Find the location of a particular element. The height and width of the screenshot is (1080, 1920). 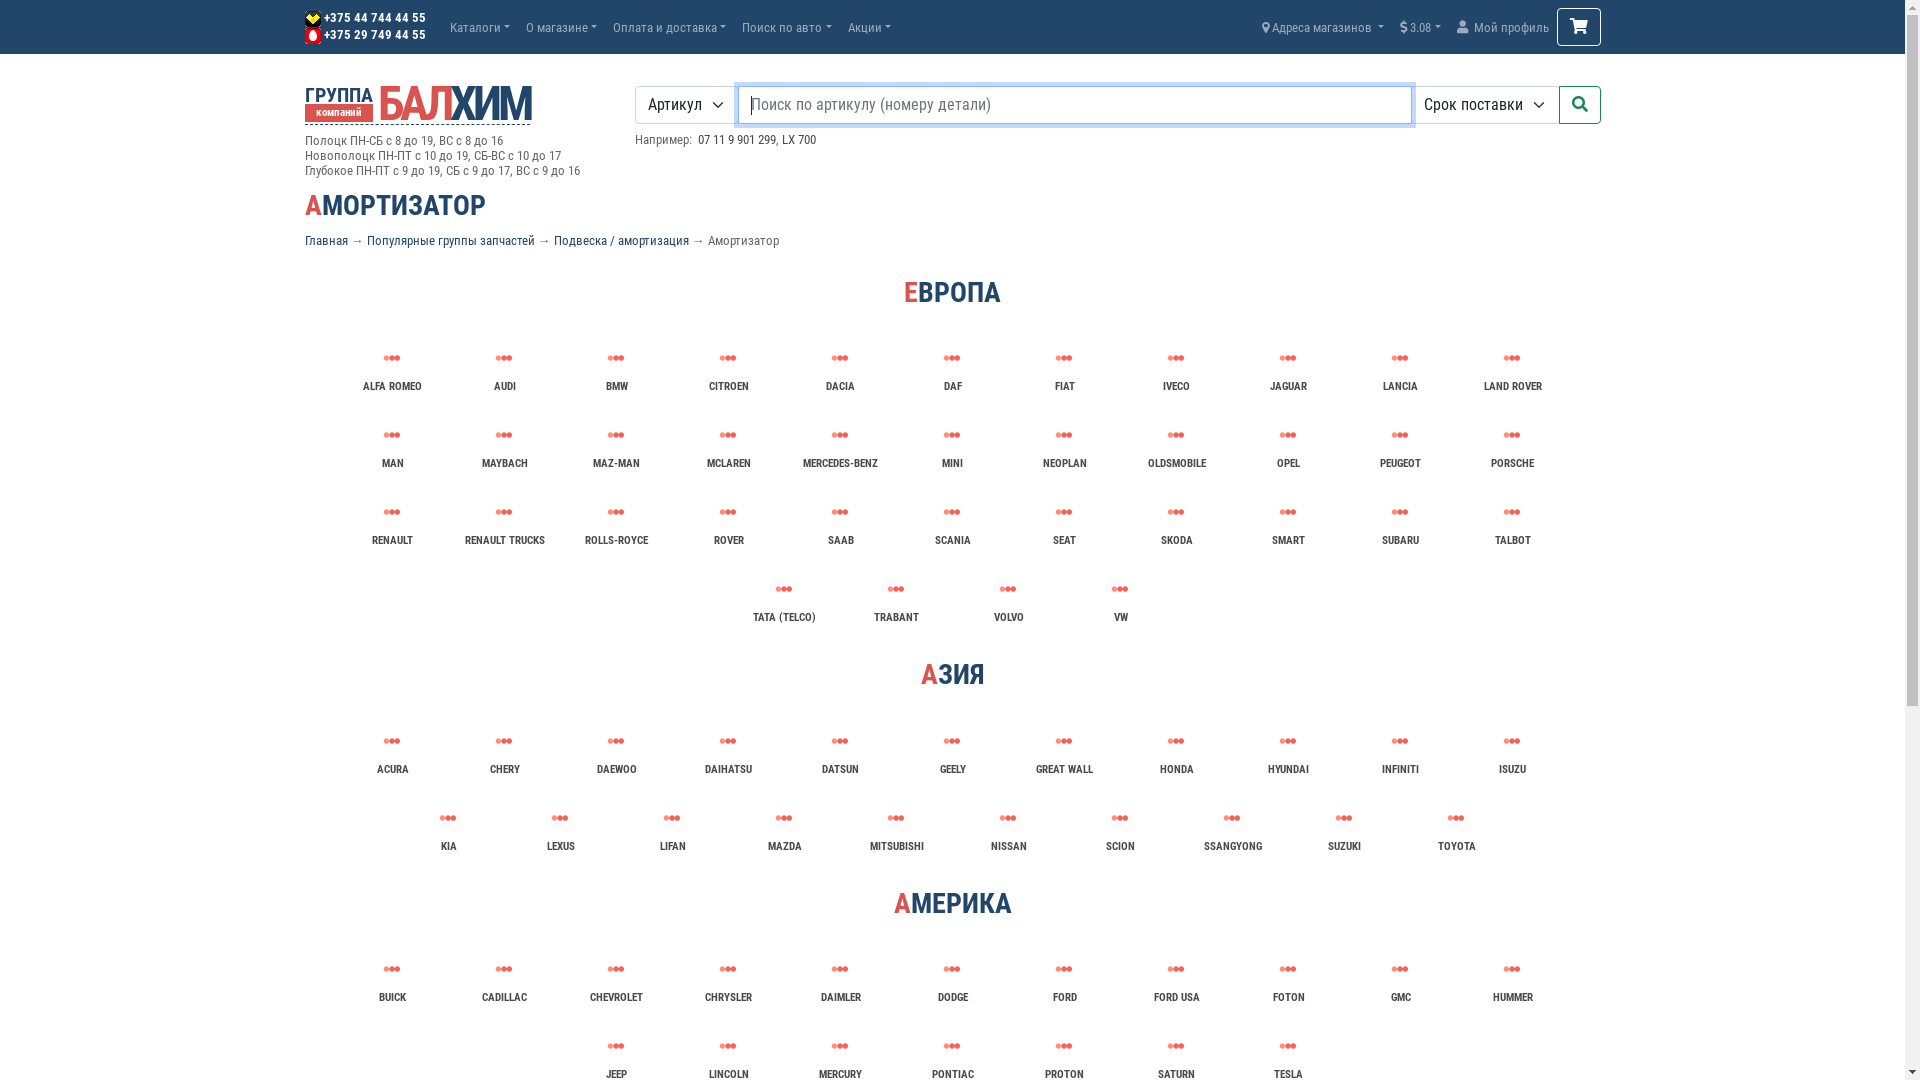

'FORD' is located at coordinates (1063, 975).